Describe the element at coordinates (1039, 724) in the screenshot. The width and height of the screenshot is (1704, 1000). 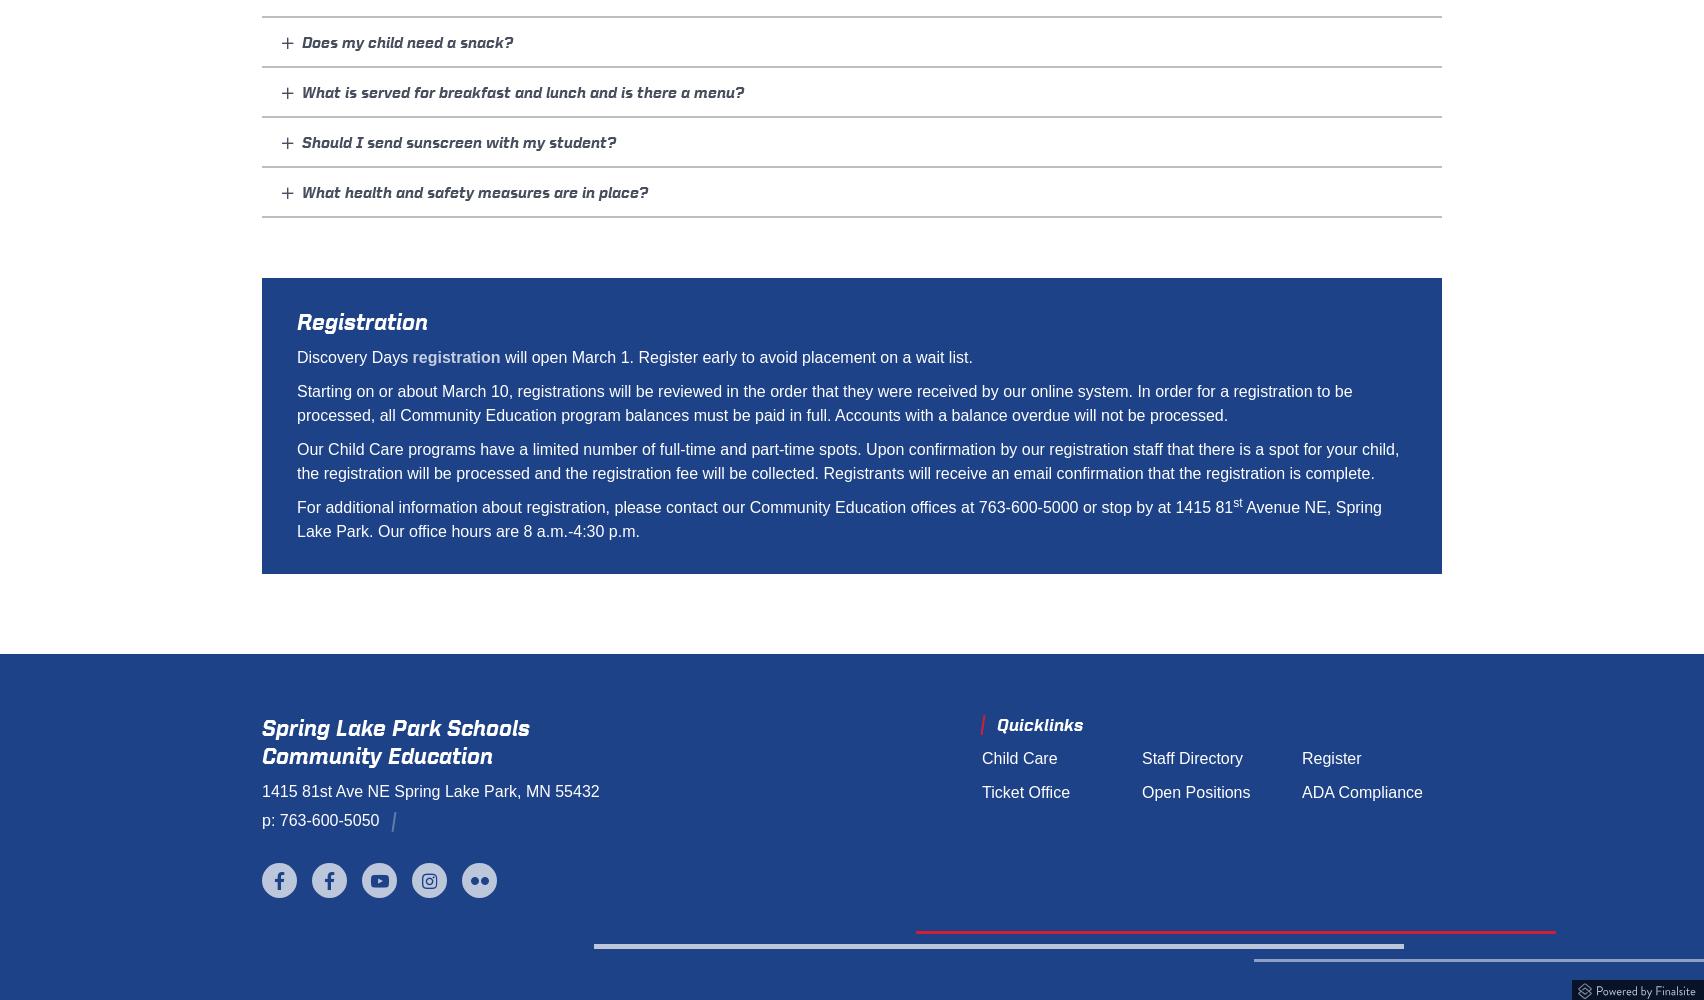
I see `'Quicklinks'` at that location.